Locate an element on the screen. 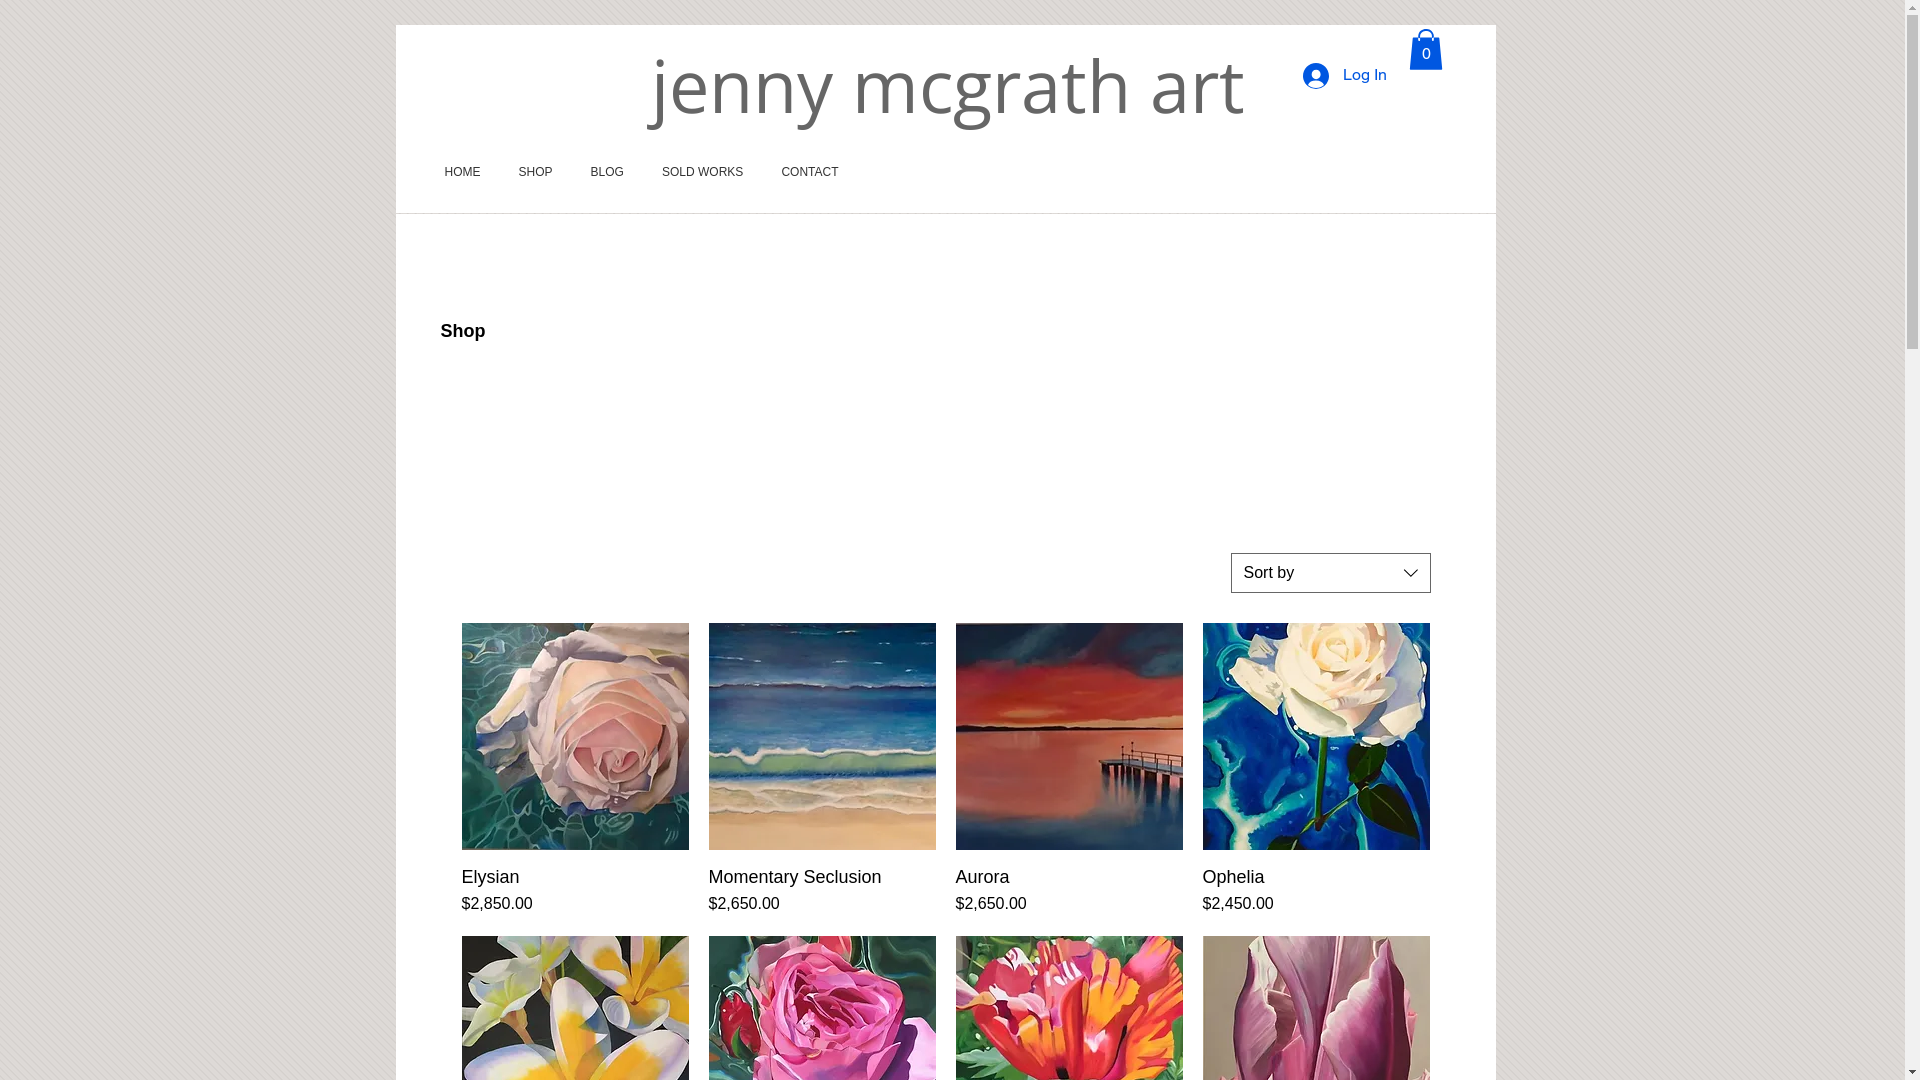 The width and height of the screenshot is (1920, 1080). 'Momentary Seclusion is located at coordinates (821, 890).